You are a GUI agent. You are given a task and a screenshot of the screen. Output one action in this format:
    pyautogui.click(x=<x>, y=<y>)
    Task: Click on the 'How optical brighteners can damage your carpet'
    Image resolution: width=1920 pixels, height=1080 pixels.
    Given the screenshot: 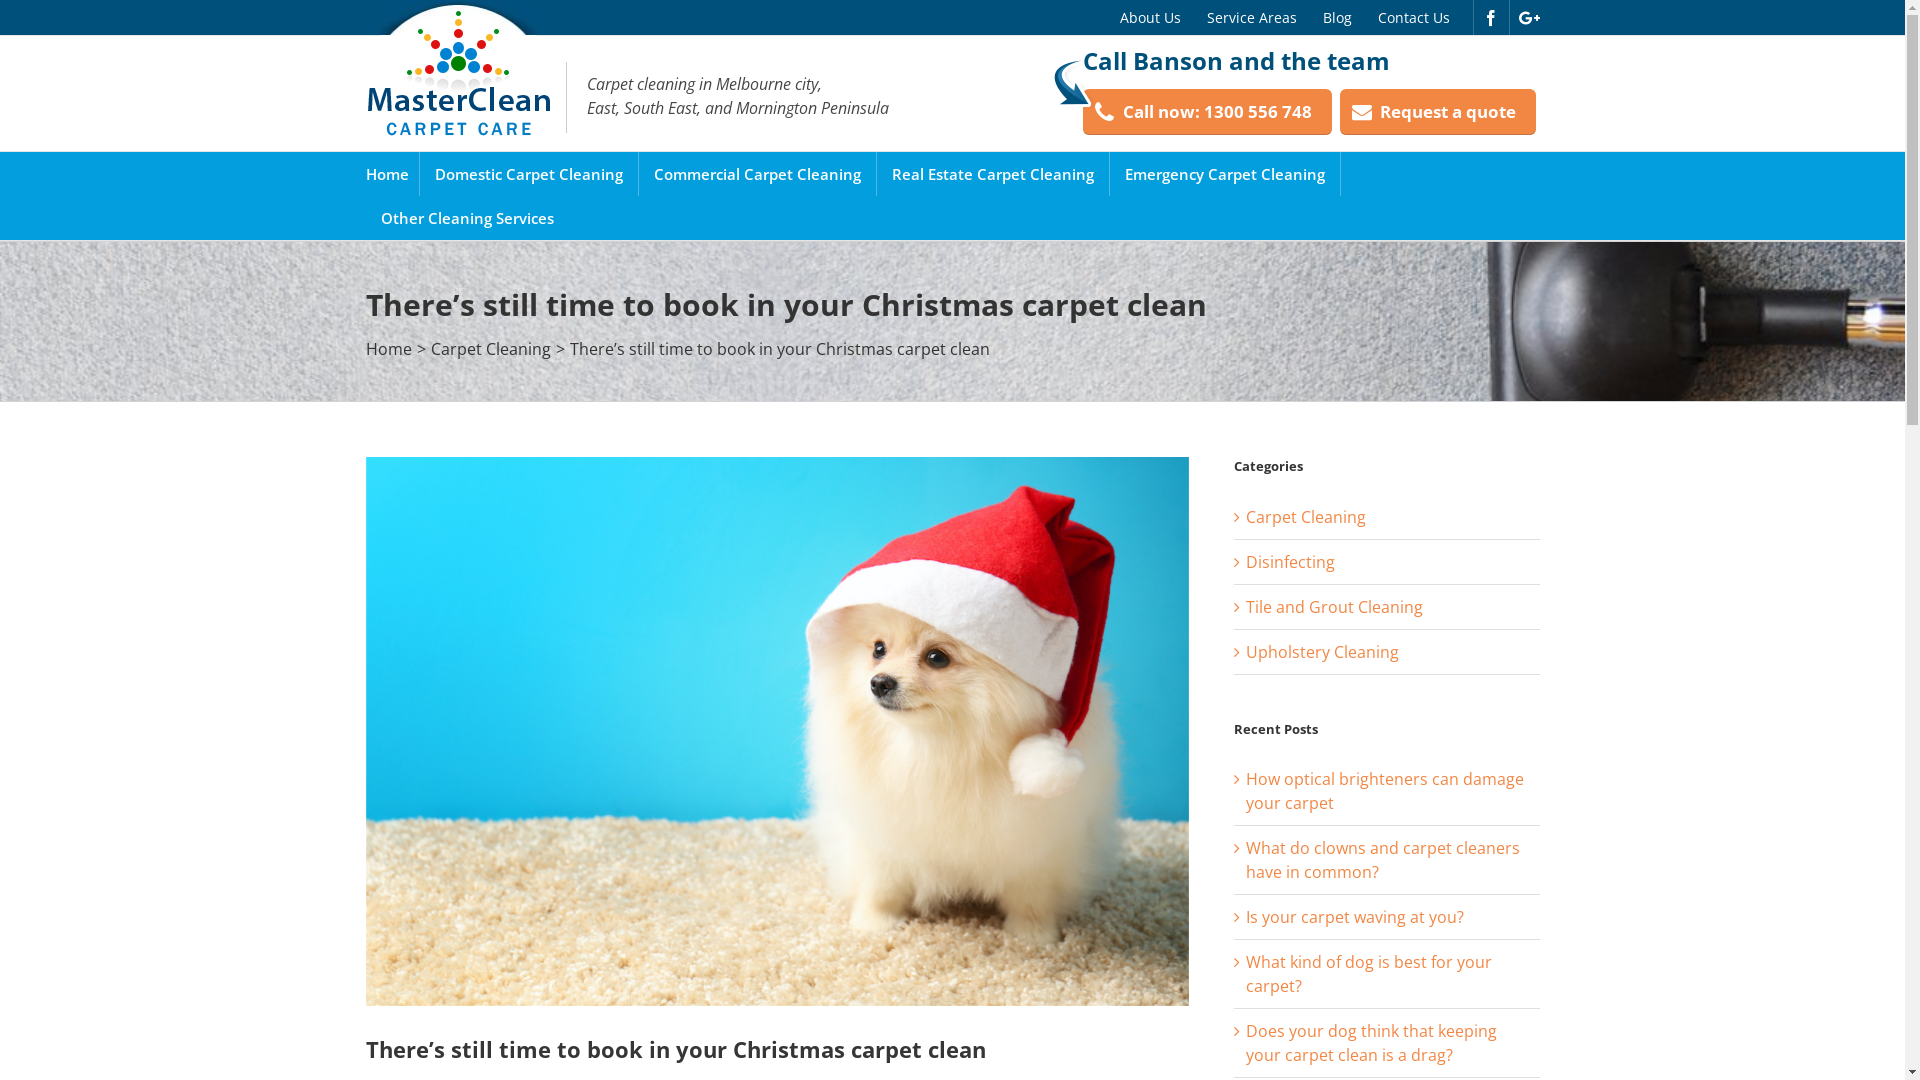 What is the action you would take?
    pyautogui.click(x=1384, y=789)
    